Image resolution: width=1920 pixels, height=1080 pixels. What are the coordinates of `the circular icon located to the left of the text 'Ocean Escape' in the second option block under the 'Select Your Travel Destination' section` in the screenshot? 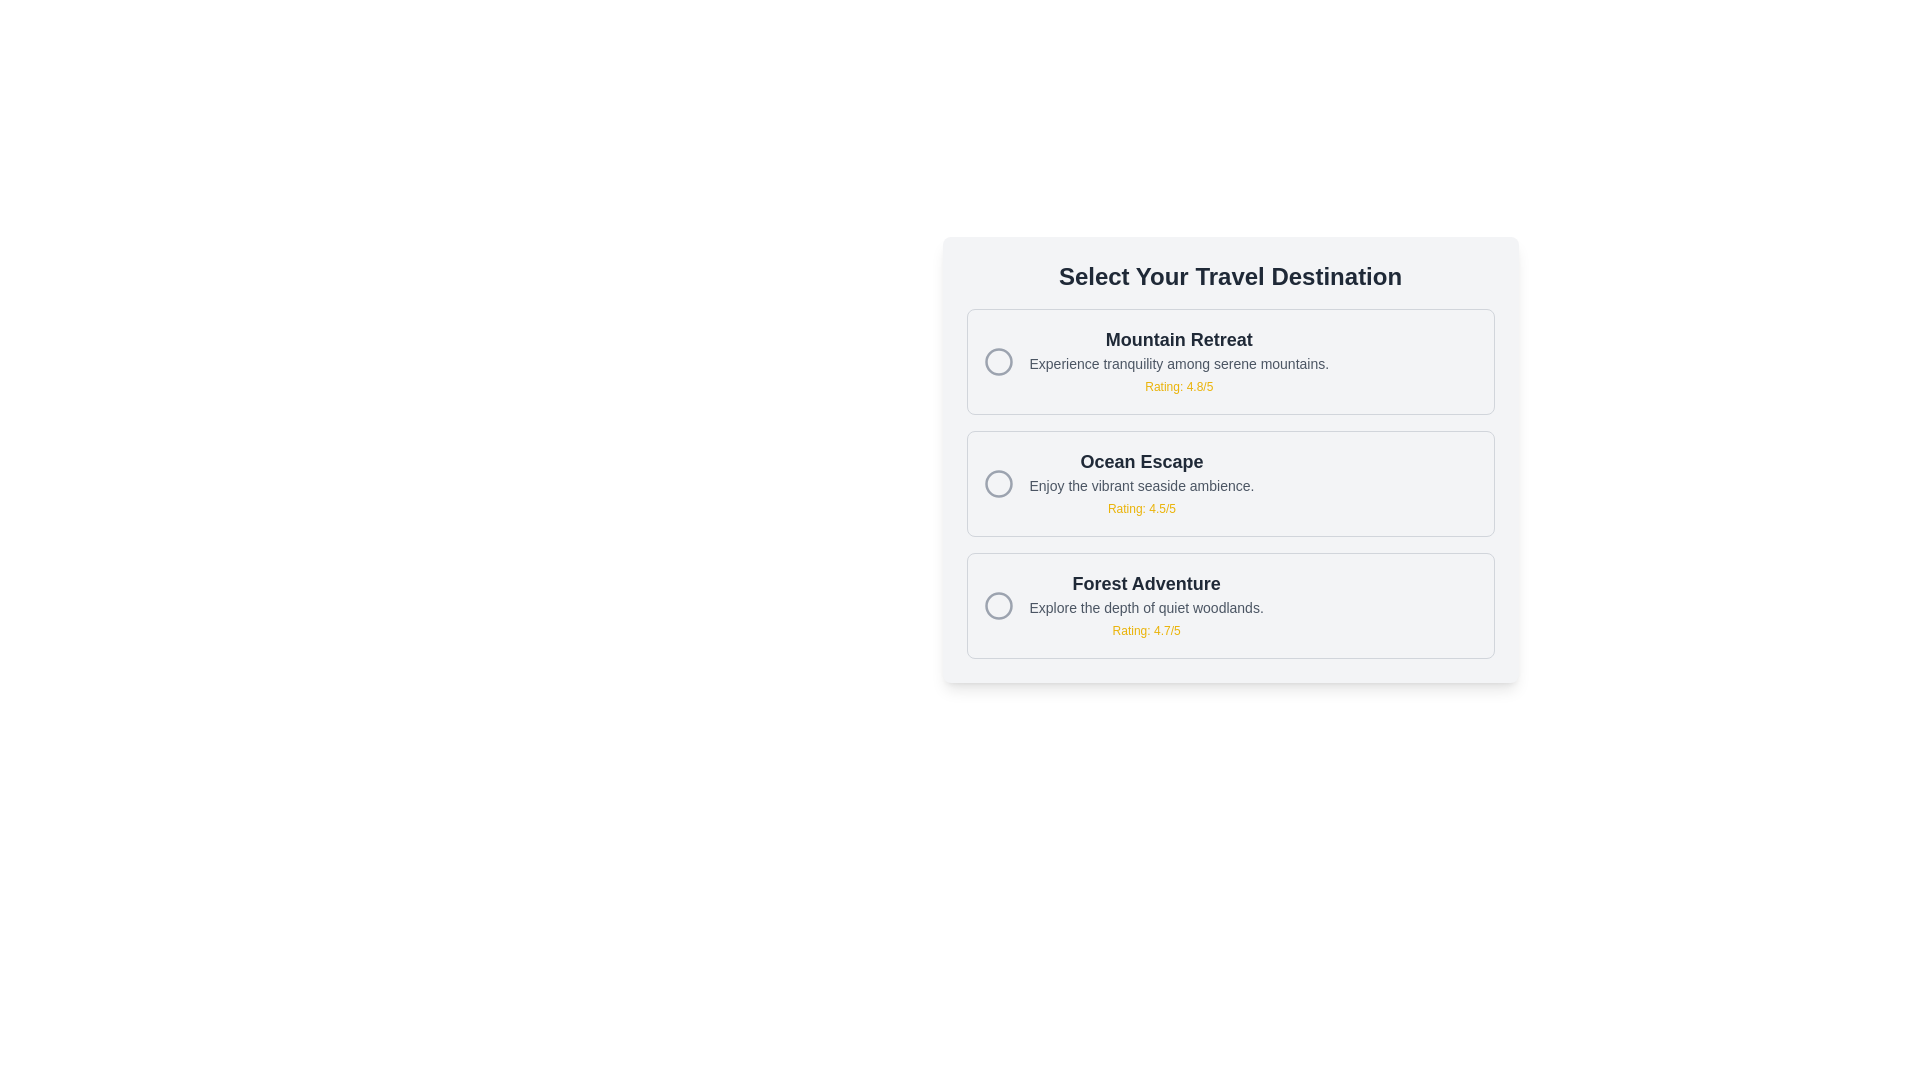 It's located at (998, 483).